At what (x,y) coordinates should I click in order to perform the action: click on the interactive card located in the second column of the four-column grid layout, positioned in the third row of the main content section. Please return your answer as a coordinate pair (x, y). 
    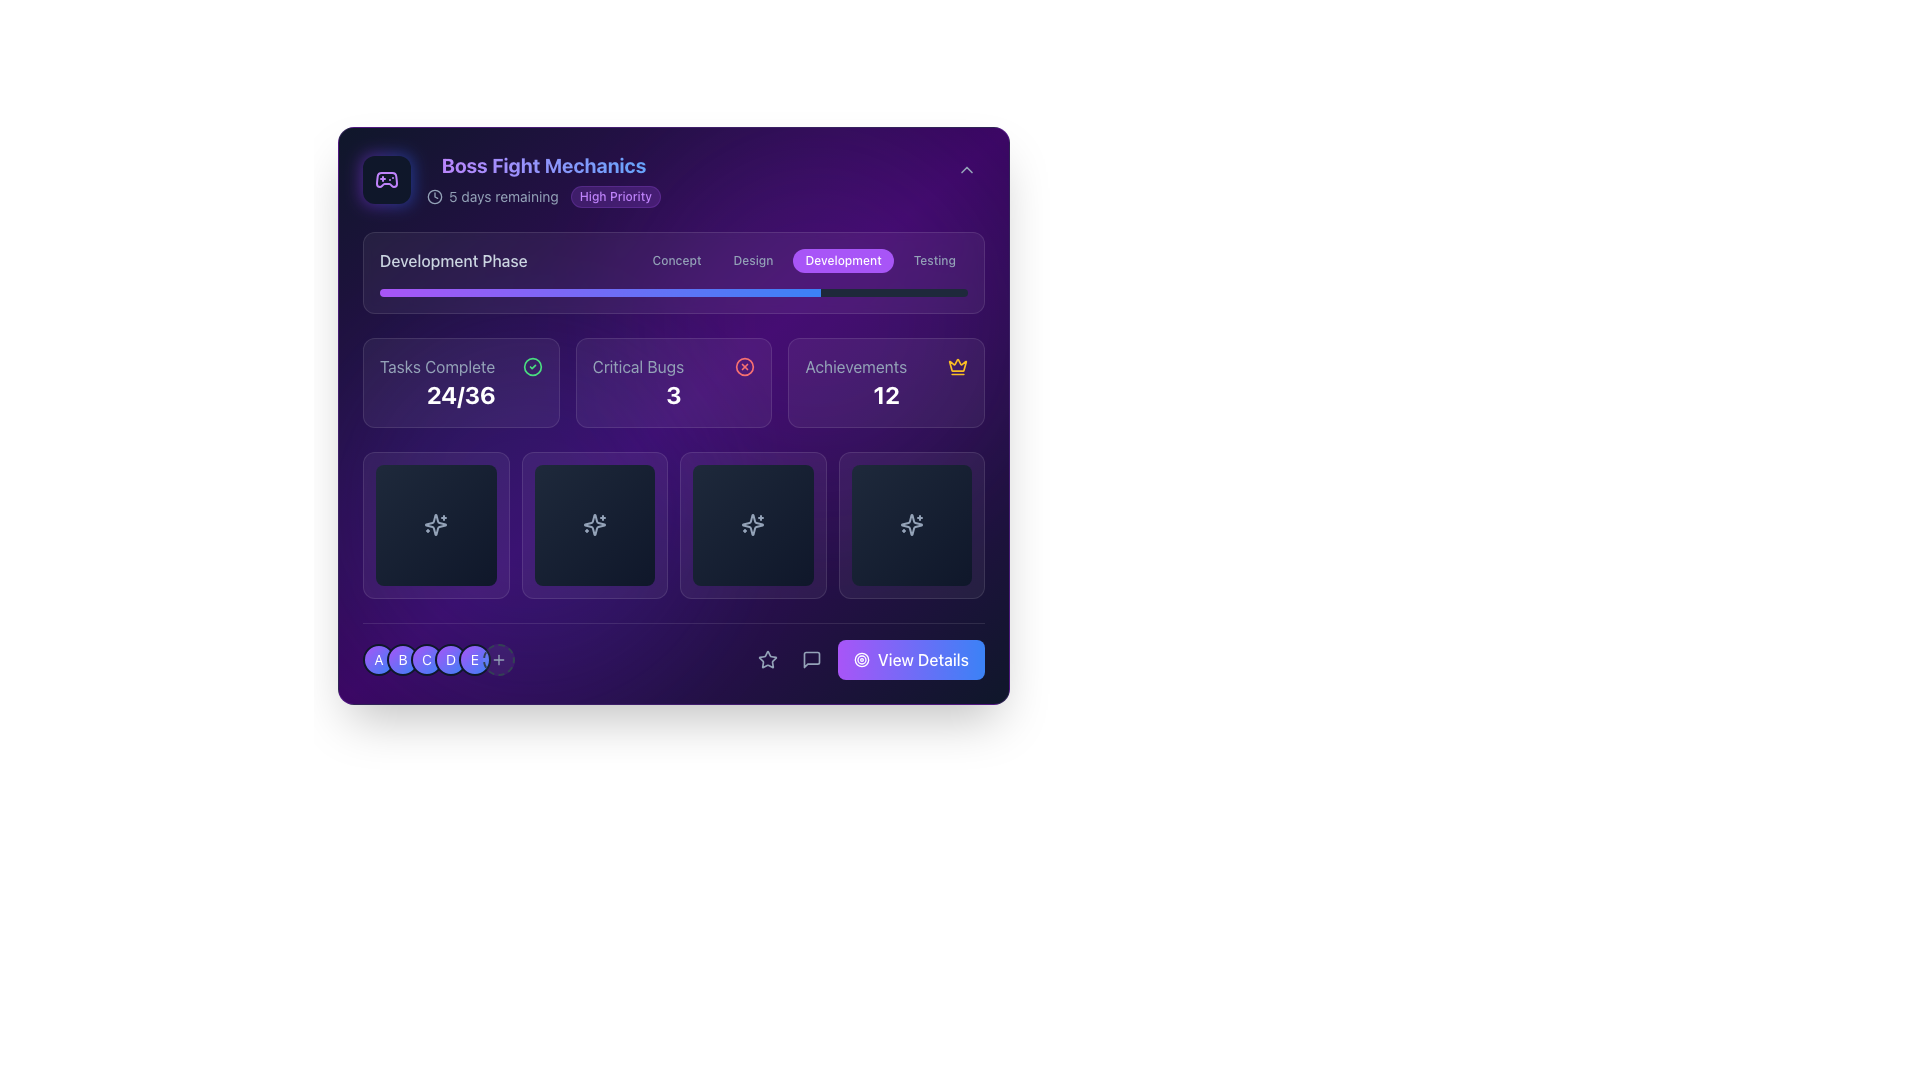
    Looking at the image, I should click on (593, 524).